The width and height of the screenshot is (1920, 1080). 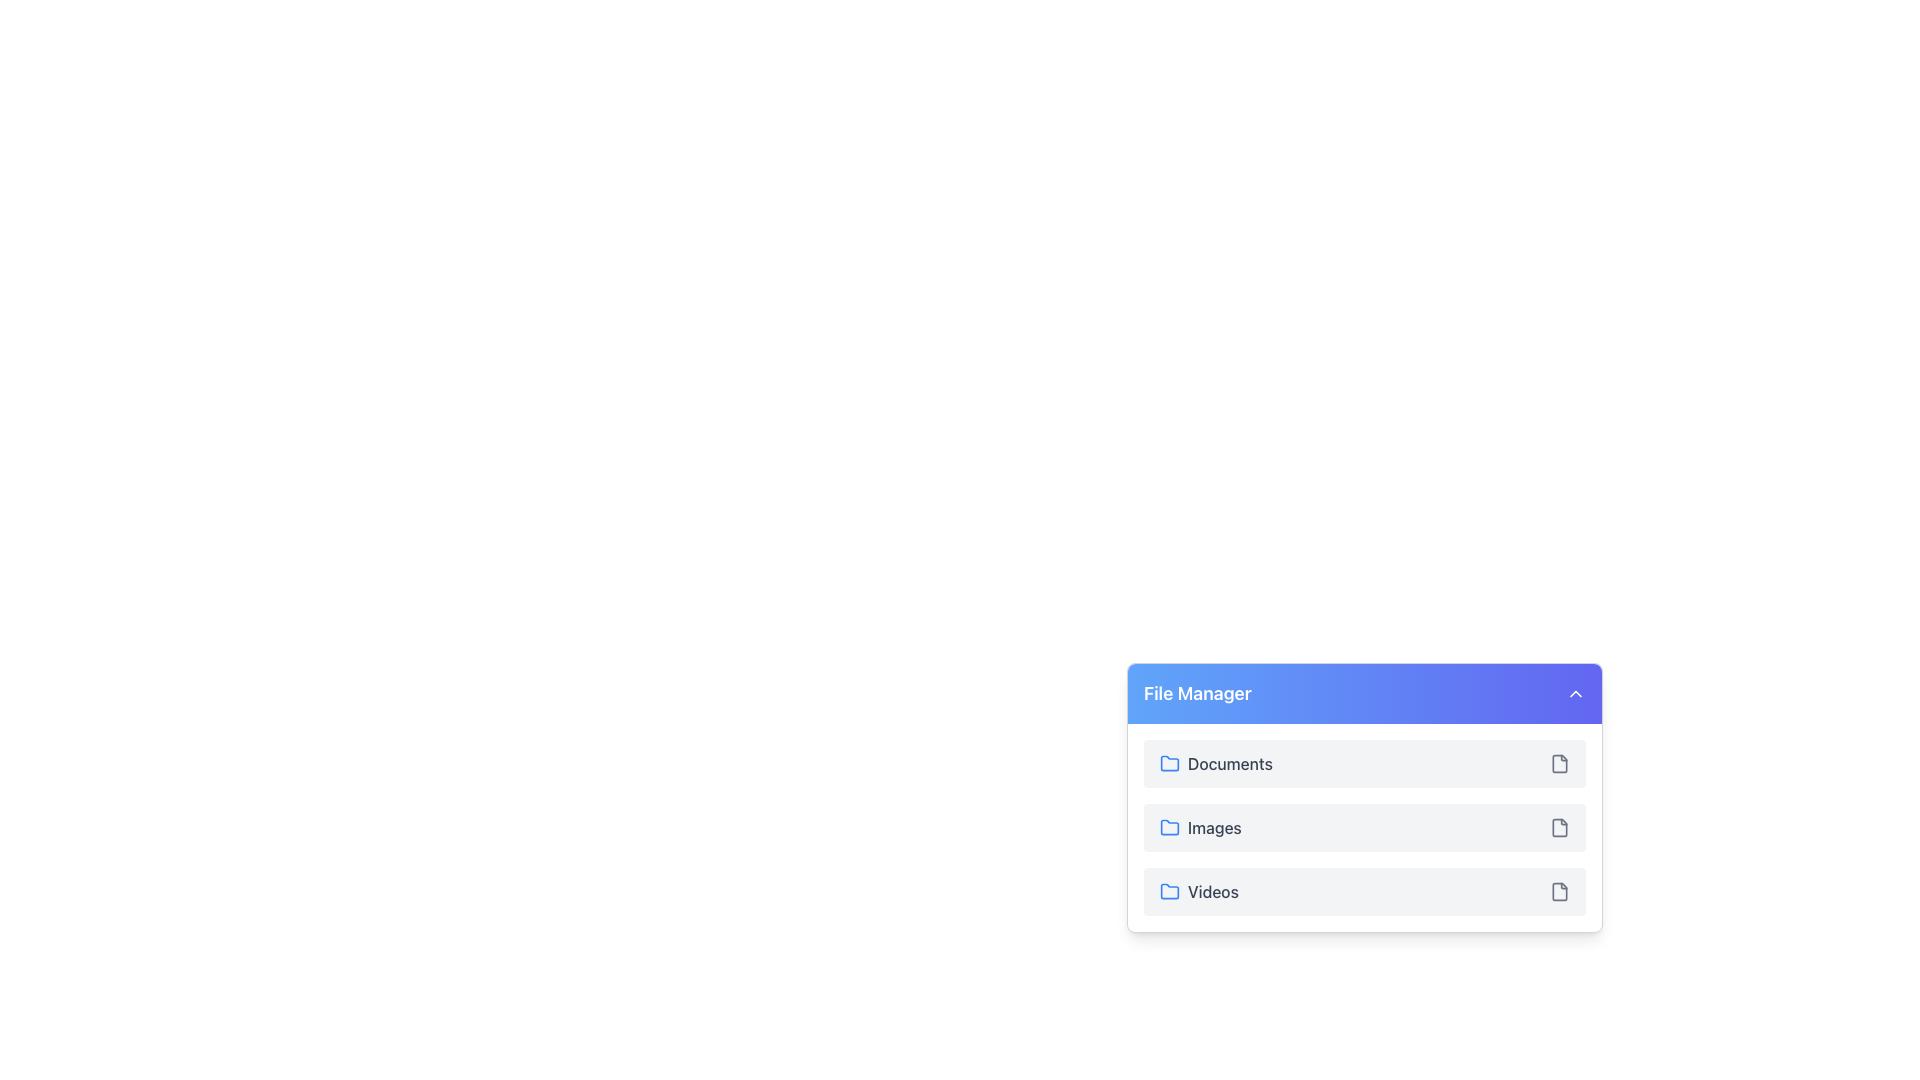 I want to click on the second row in the file manager interface labeled 'Images', so click(x=1363, y=828).